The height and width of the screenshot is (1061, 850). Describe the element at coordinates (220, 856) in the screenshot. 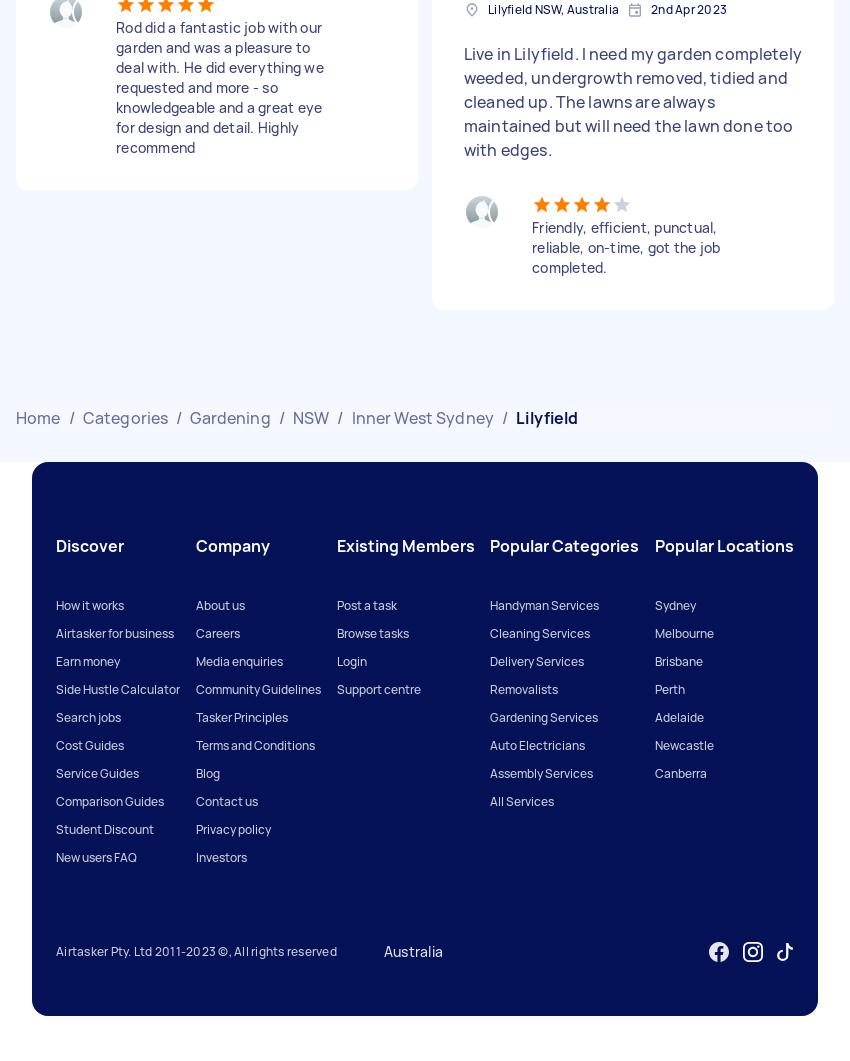

I see `'Investors'` at that location.